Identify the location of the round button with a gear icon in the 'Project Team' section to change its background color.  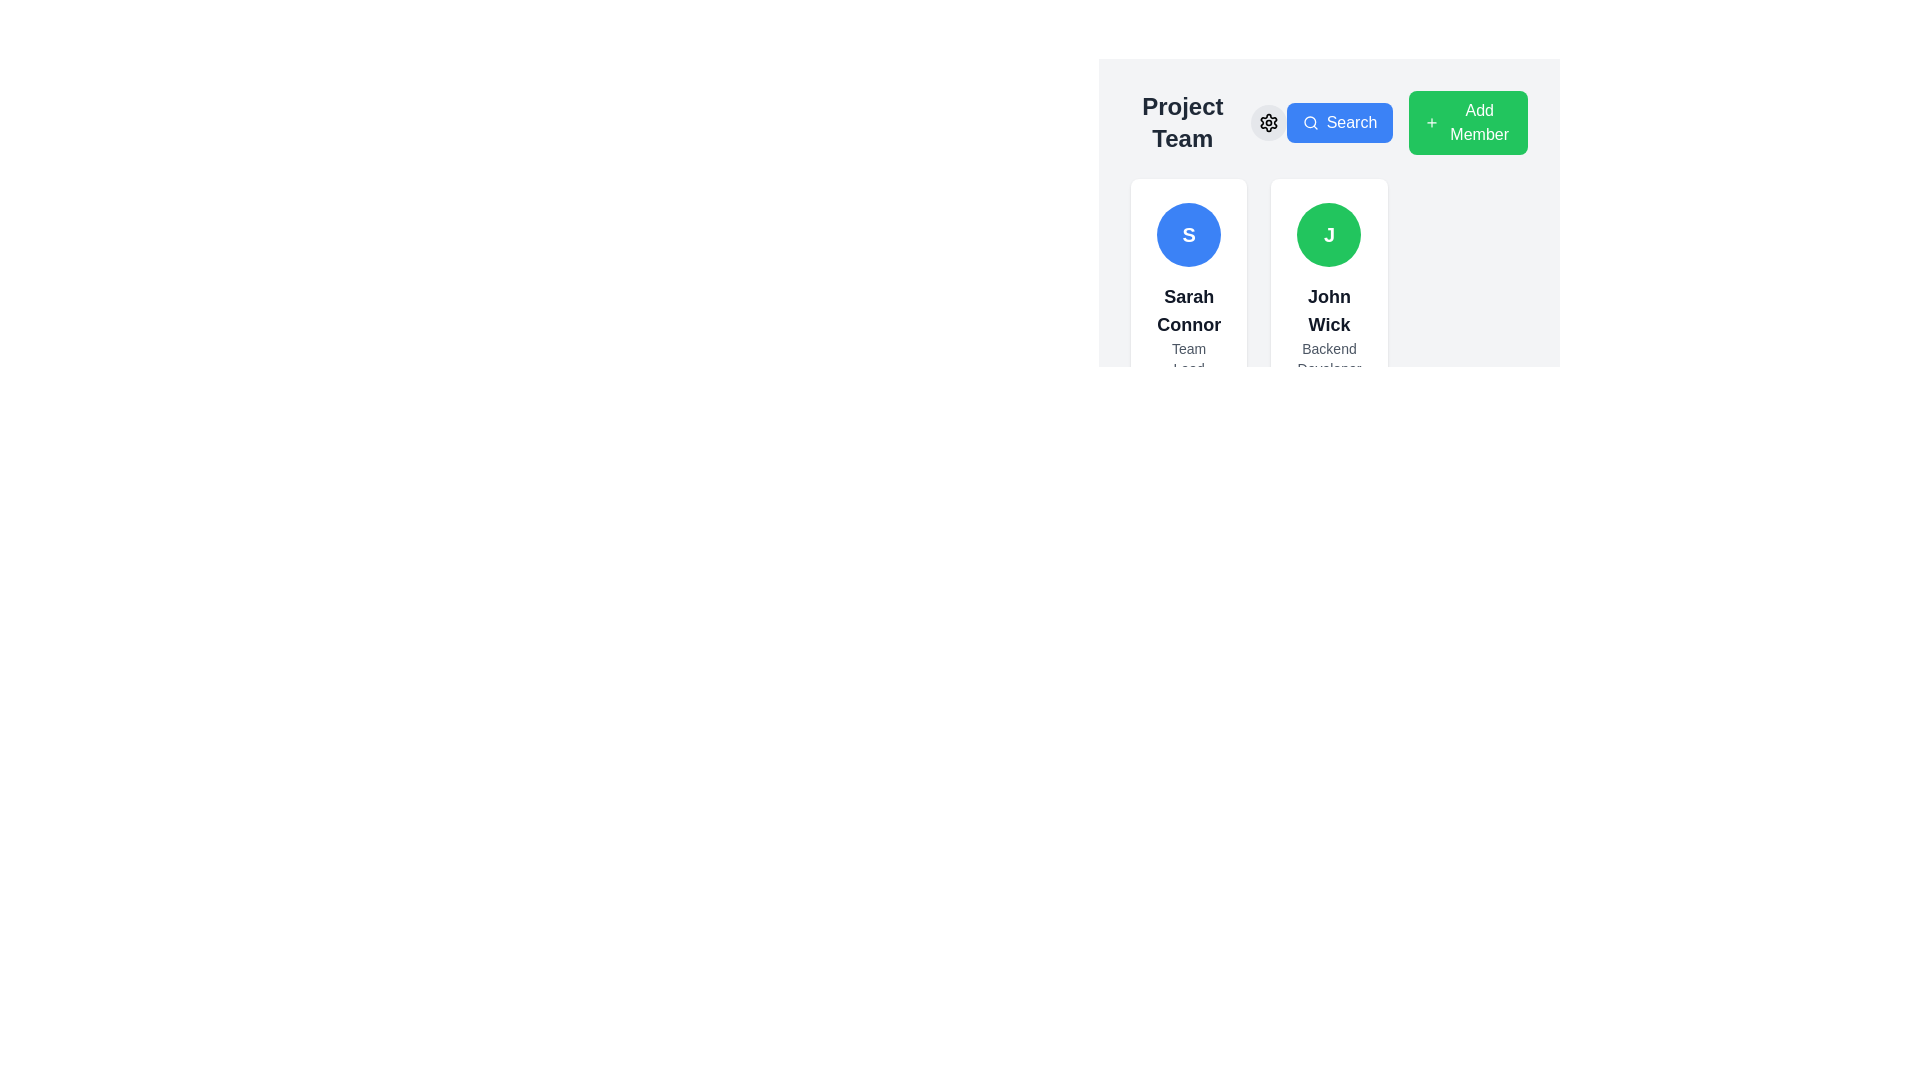
(1267, 123).